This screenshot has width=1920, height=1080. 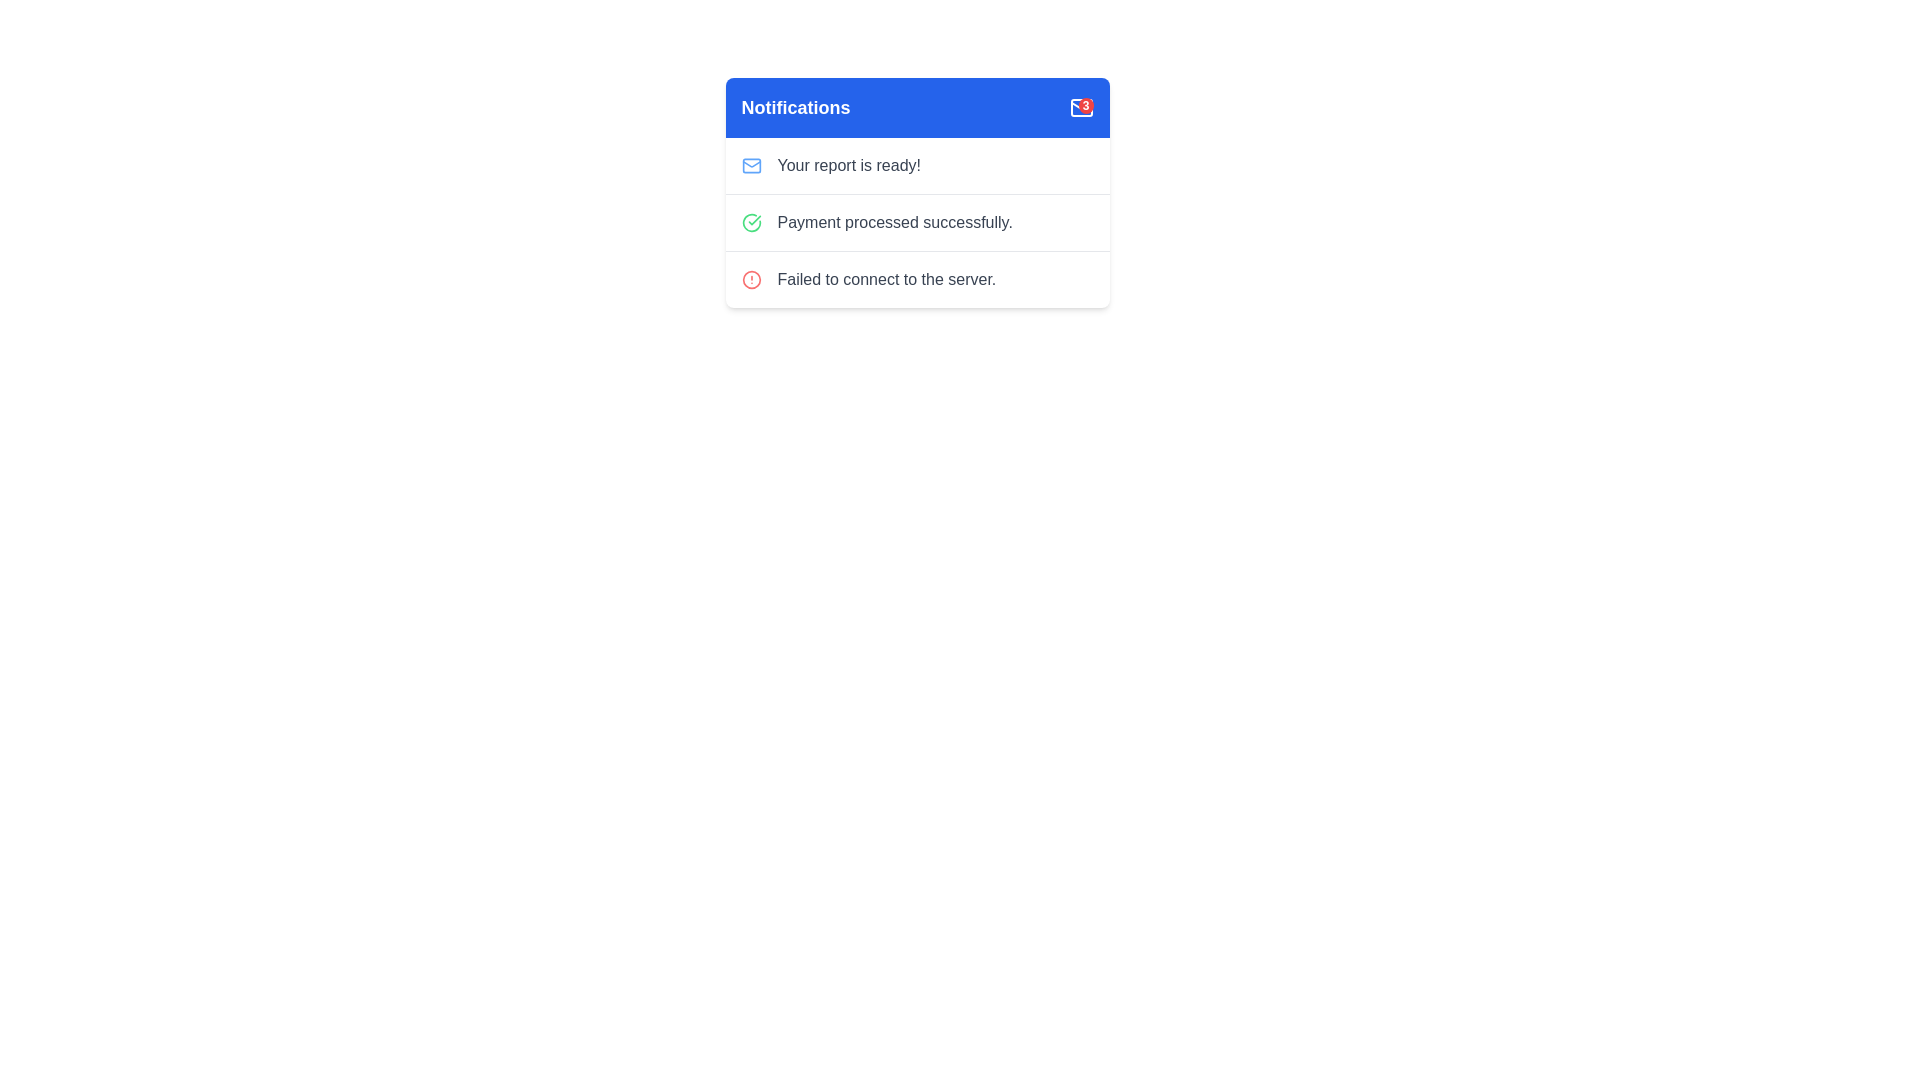 What do you see at coordinates (750, 223) in the screenshot?
I see `the payment success icon located to the left of the text 'Payment processed successfully.' in the notification panel, as it indicates the successful completion of a payment action` at bounding box center [750, 223].